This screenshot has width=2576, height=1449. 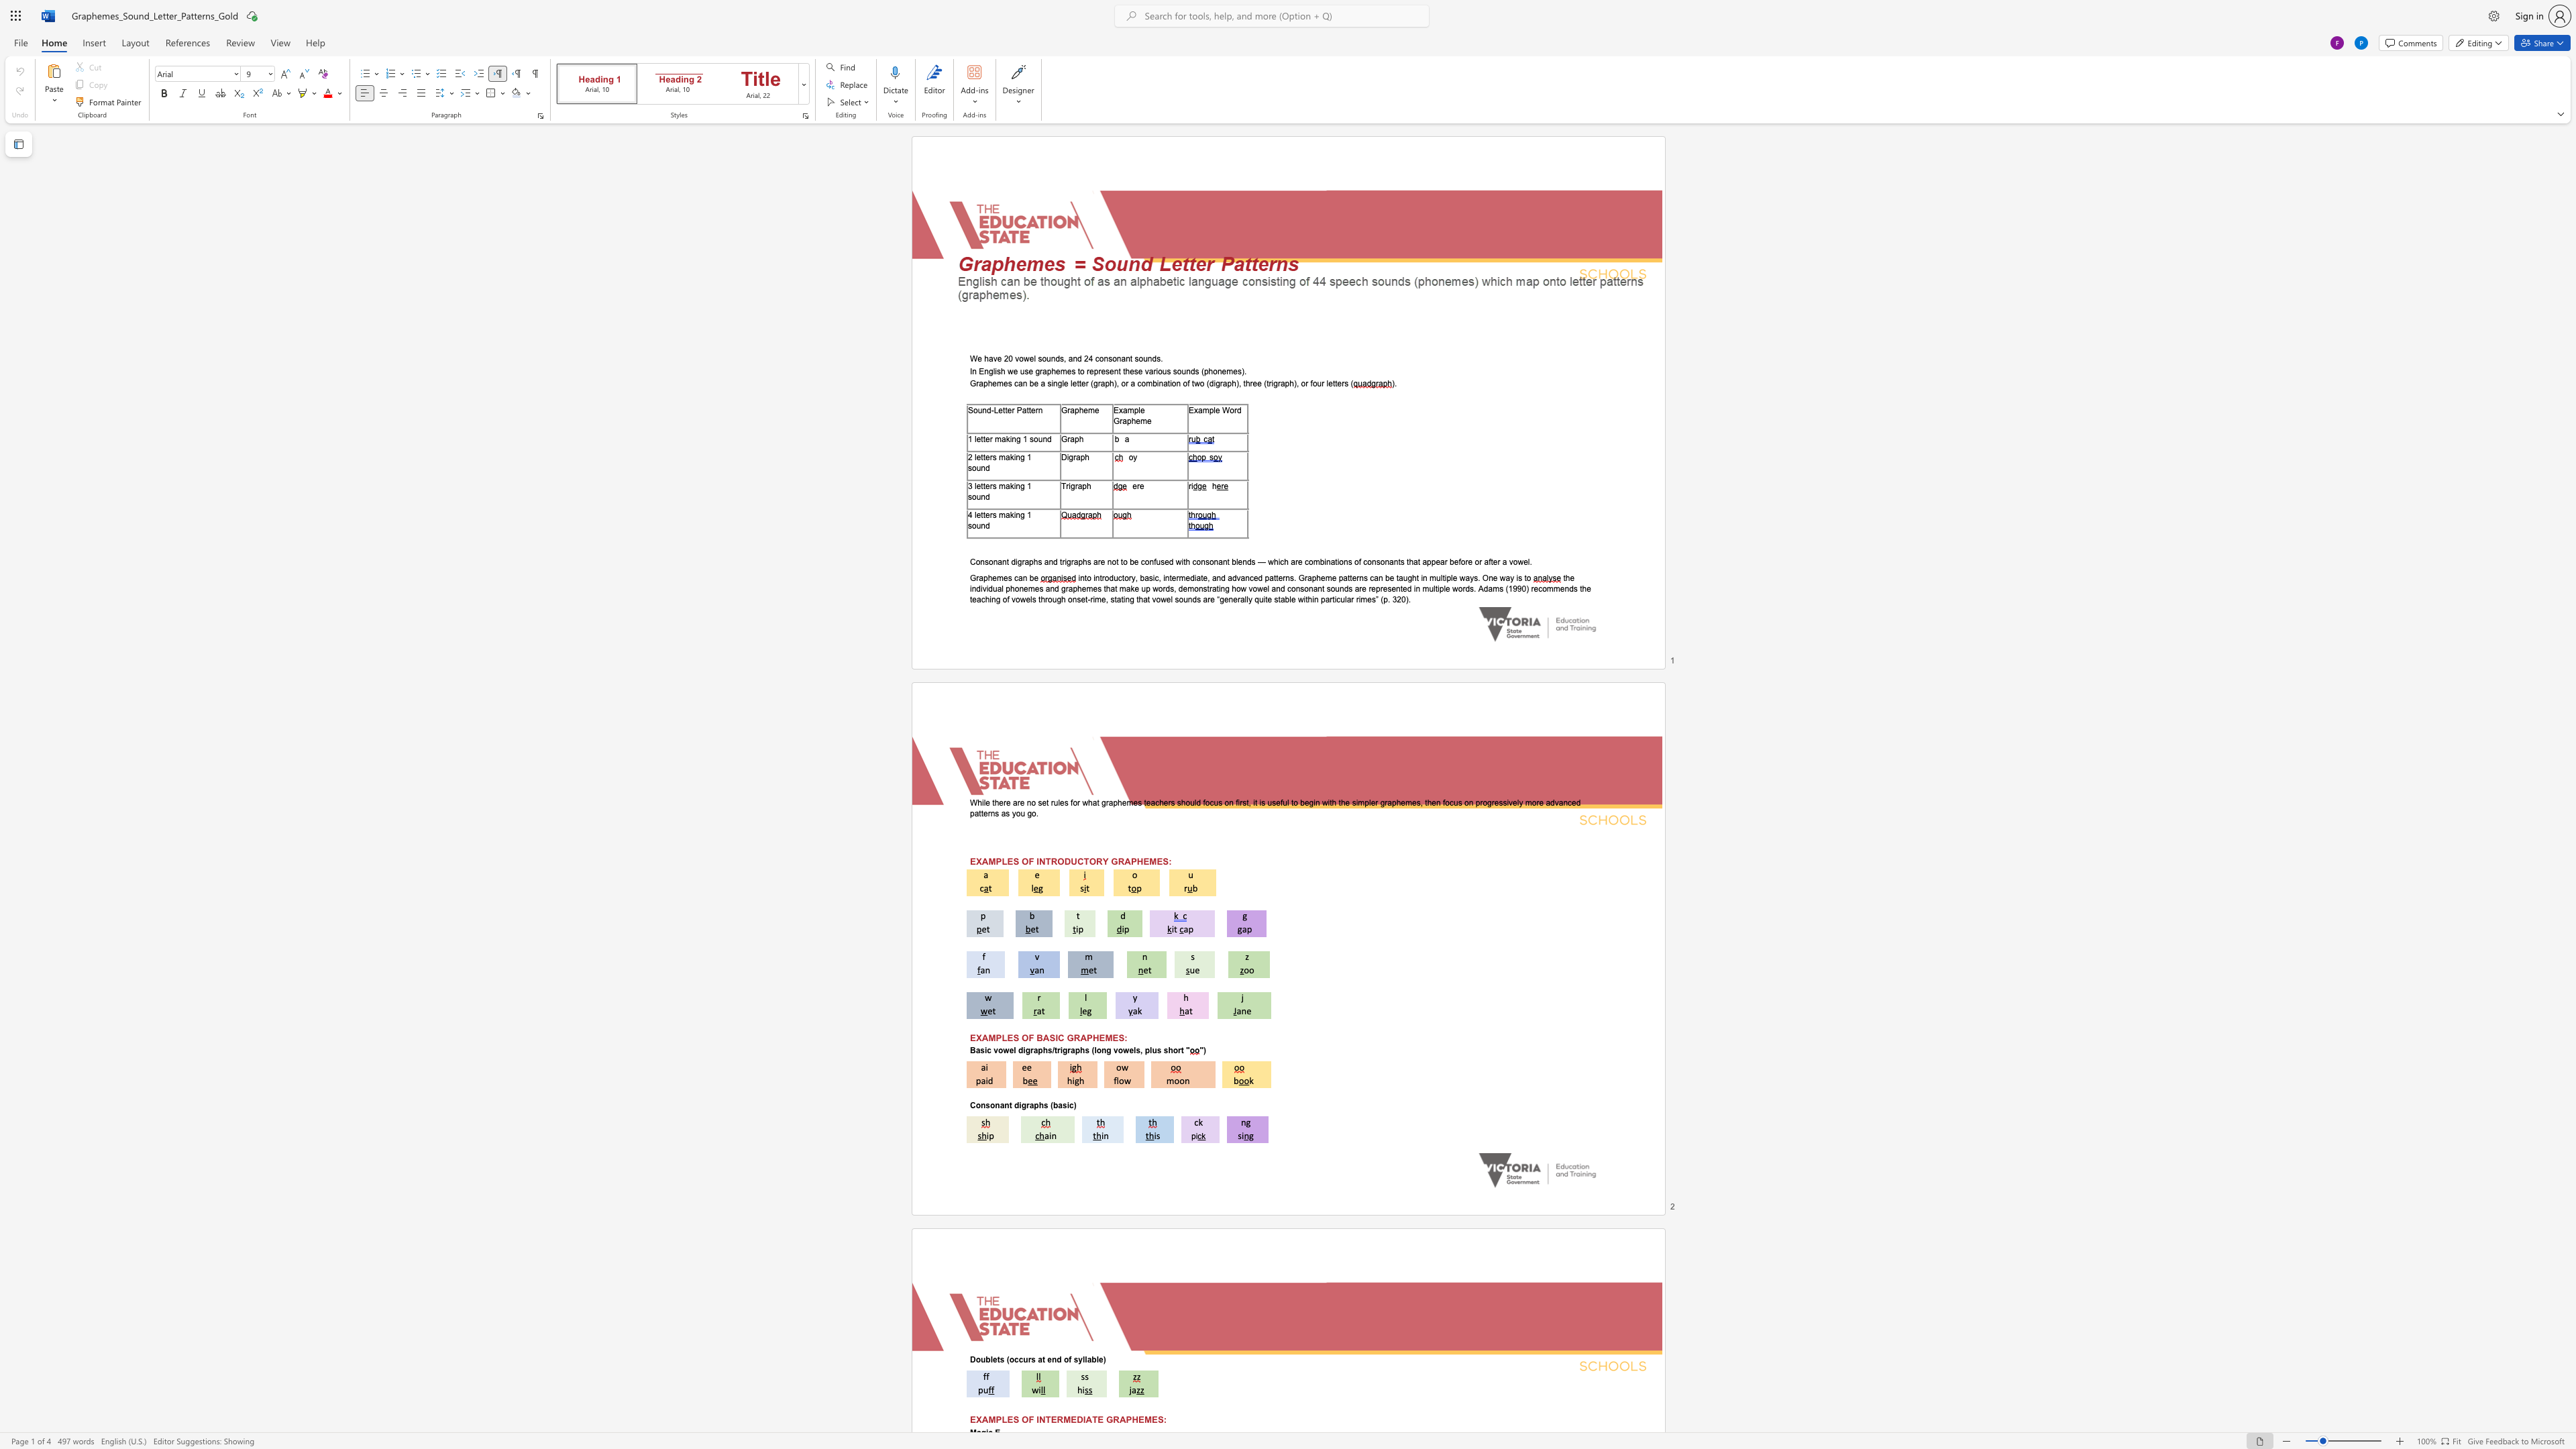 I want to click on the subset text "nglish w" within the text "In English we use graphemes to", so click(x=984, y=370).